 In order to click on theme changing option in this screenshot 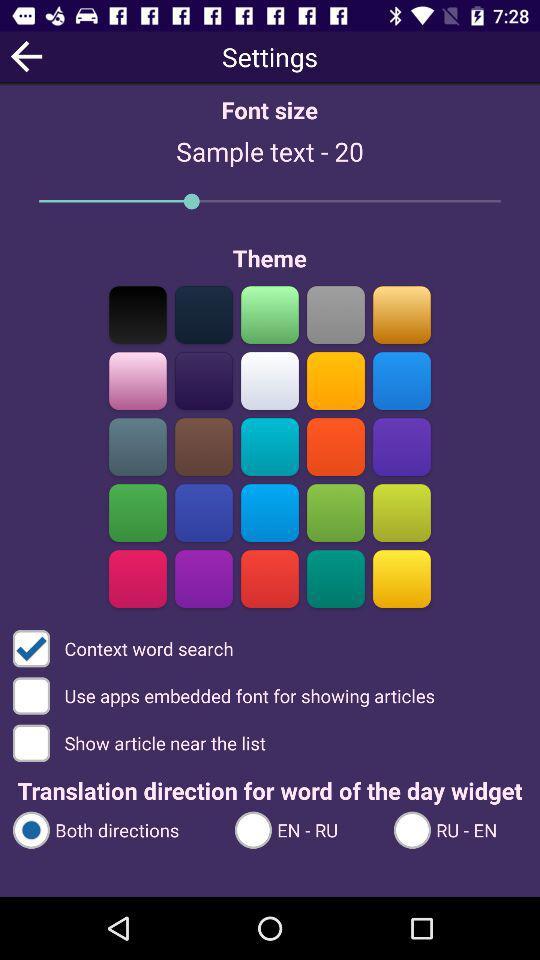, I will do `click(137, 578)`.